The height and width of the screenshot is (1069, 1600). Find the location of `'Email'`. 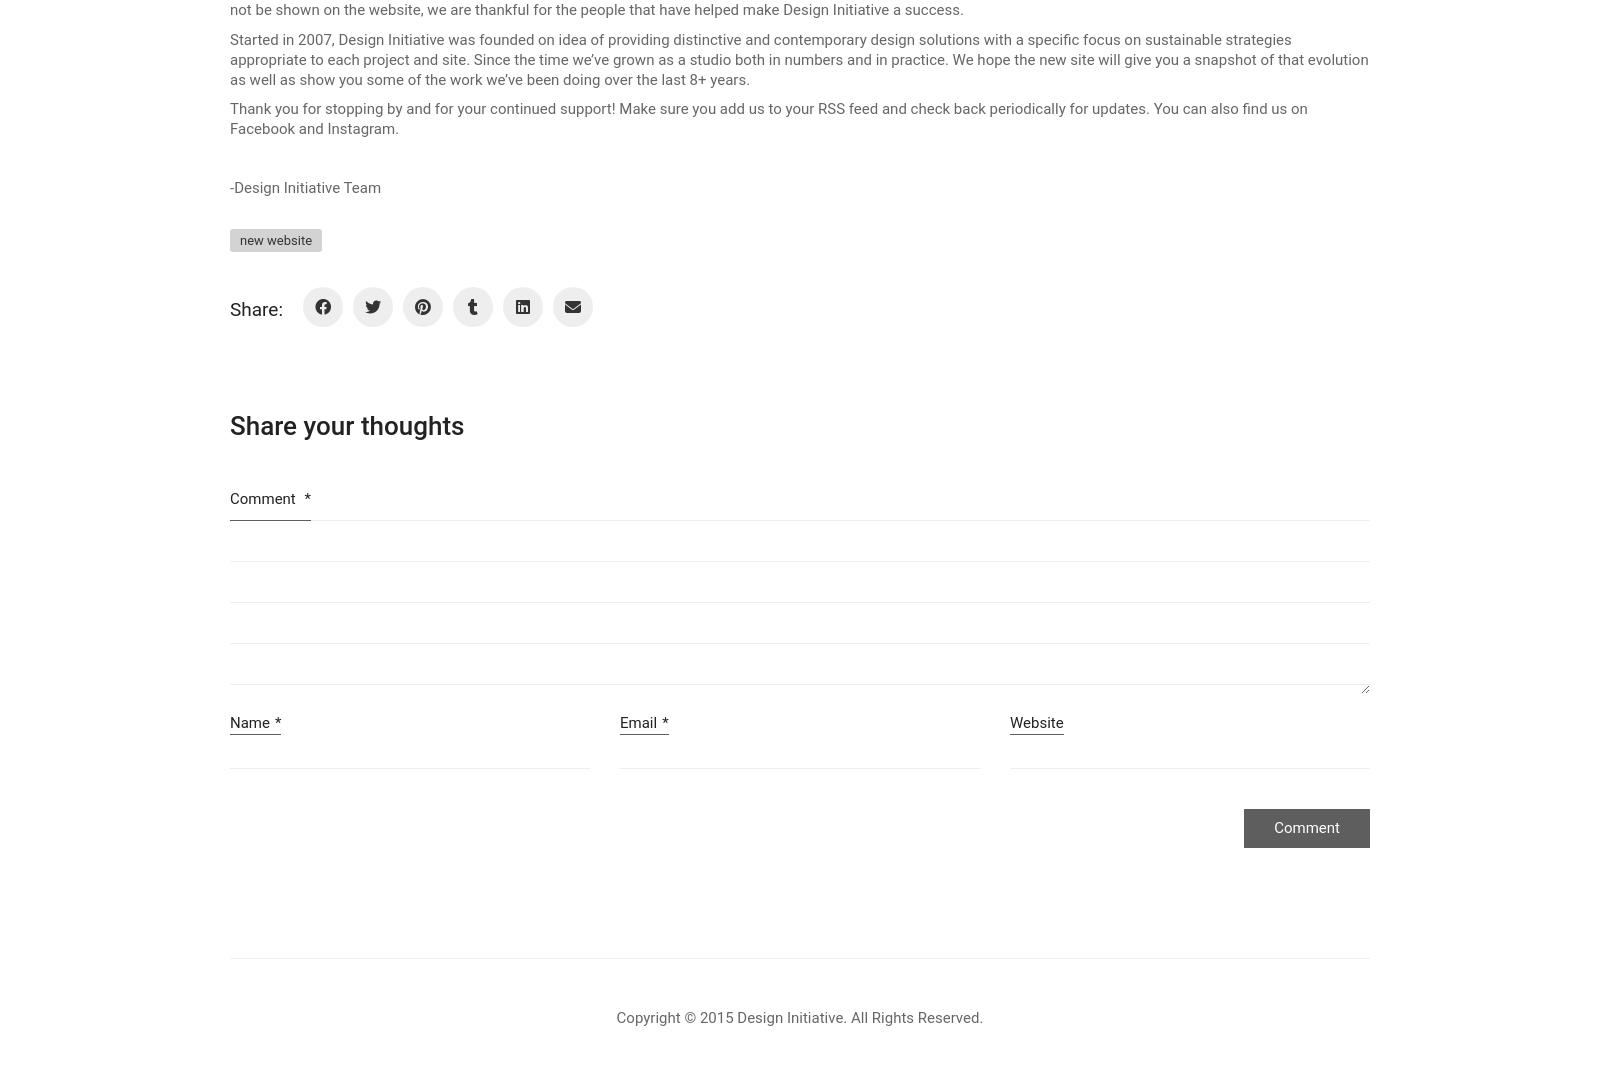

'Email' is located at coordinates (620, 721).